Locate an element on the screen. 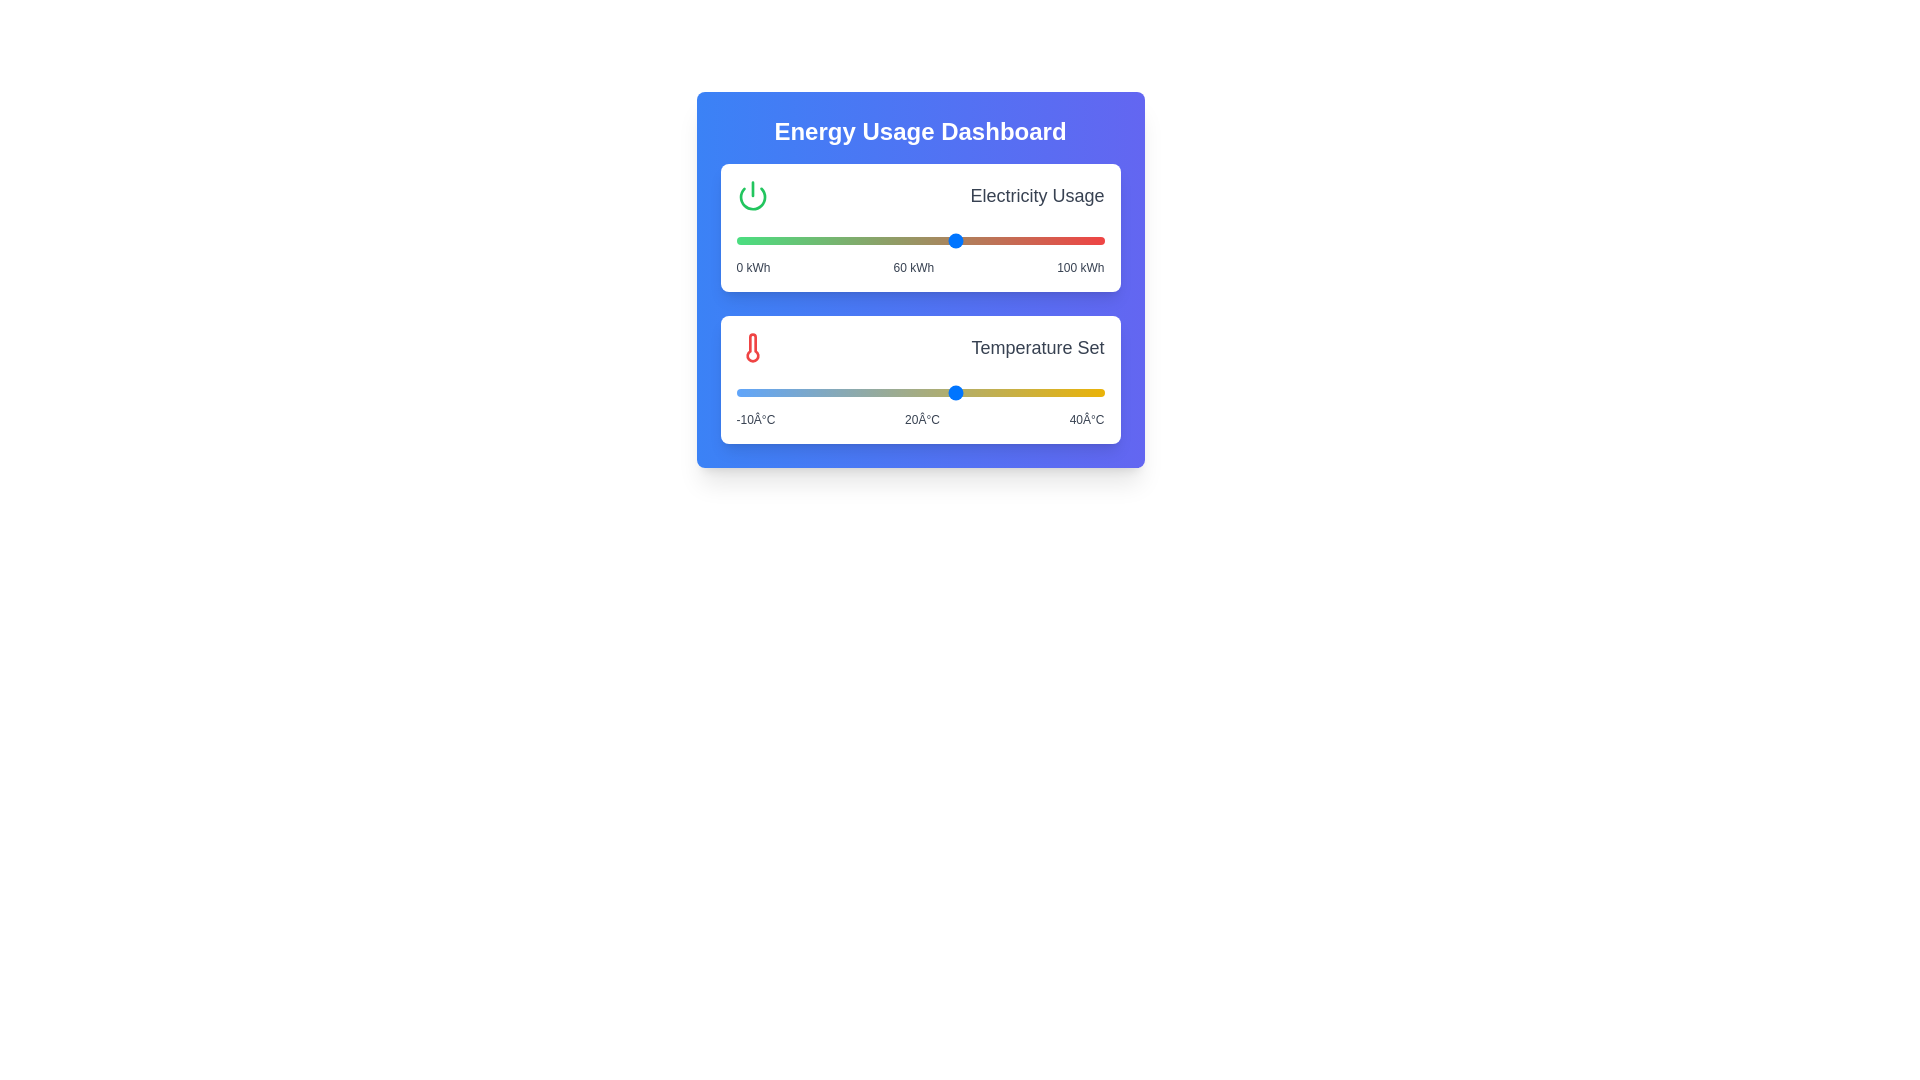 The width and height of the screenshot is (1920, 1080). the electricity usage slider to 71 kWh is located at coordinates (997, 239).